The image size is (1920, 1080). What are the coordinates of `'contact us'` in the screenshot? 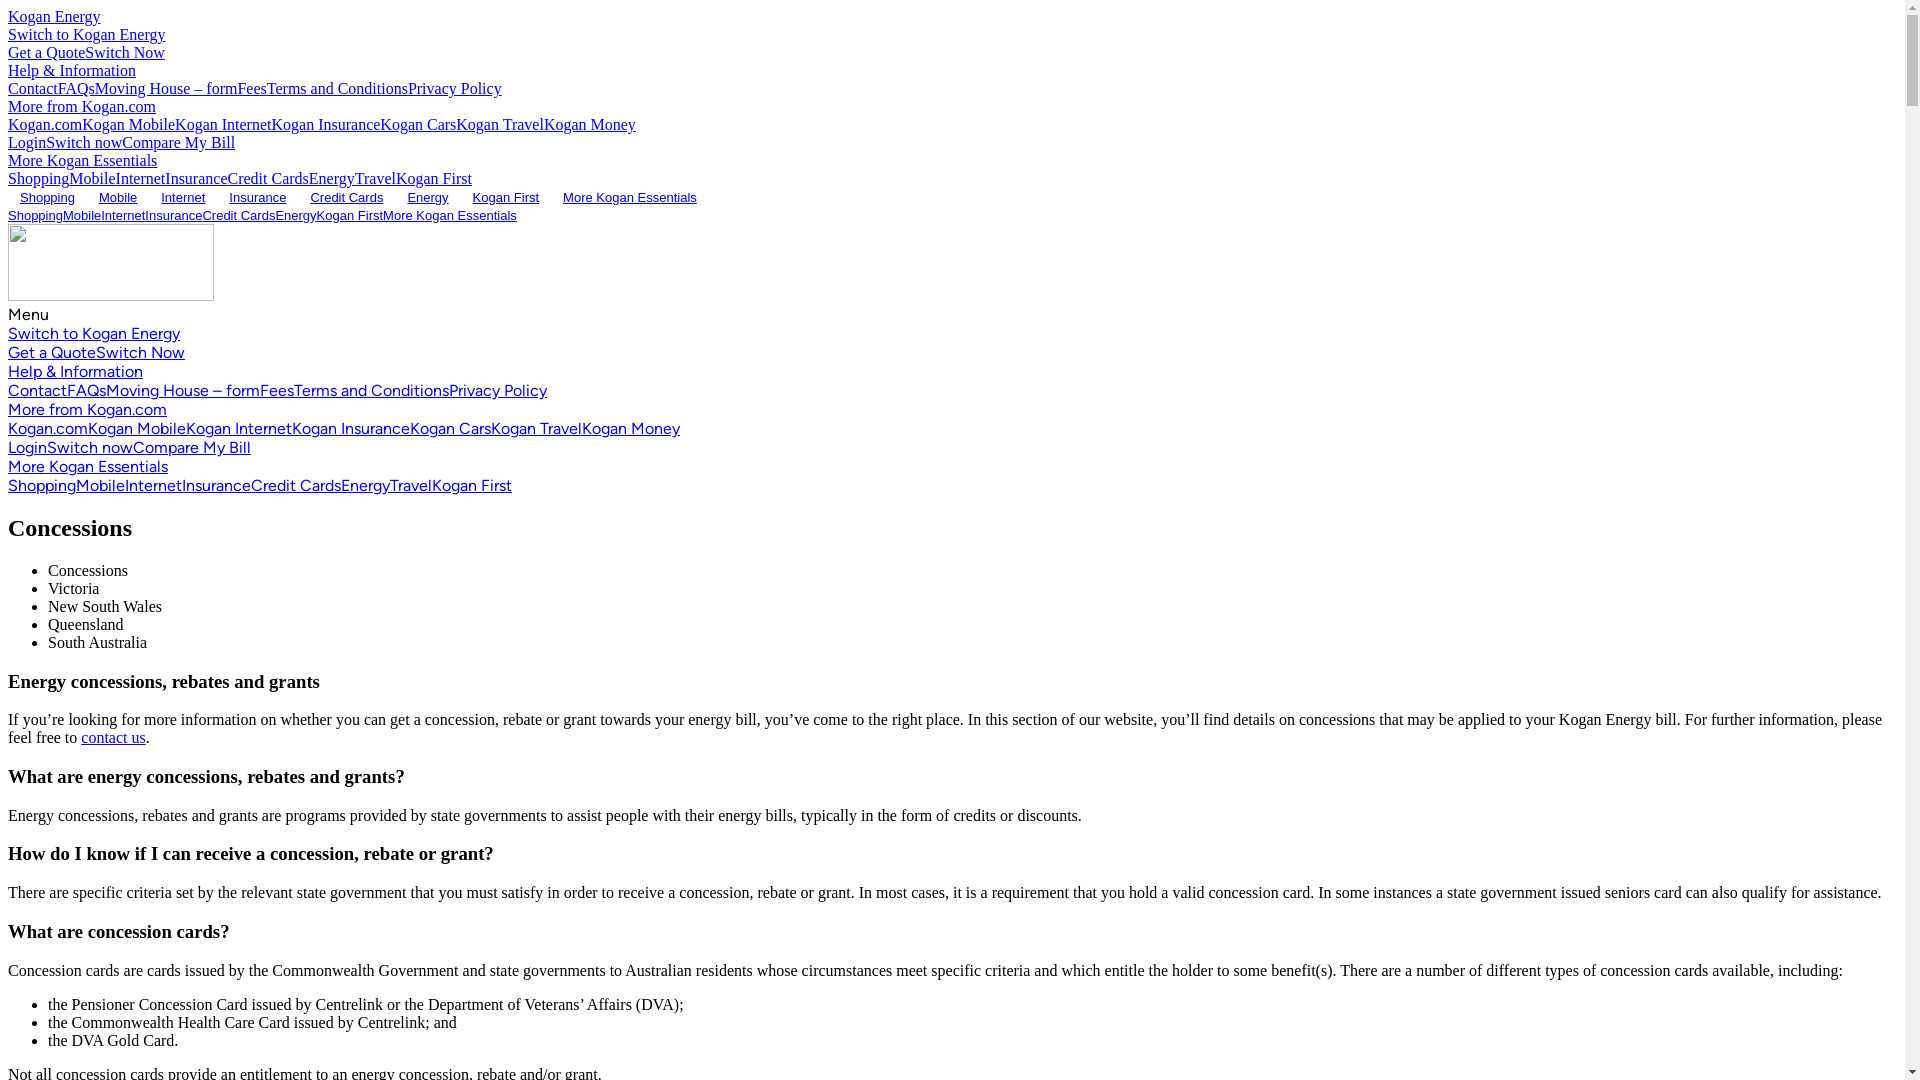 It's located at (112, 737).